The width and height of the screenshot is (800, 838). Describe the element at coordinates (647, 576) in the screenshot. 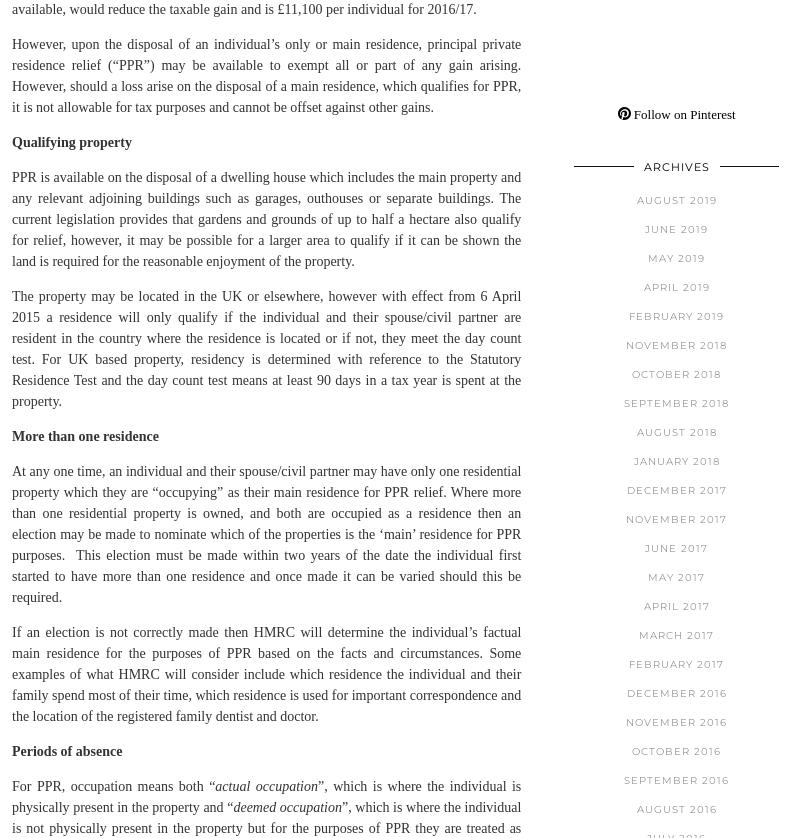

I see `'May 2017'` at that location.